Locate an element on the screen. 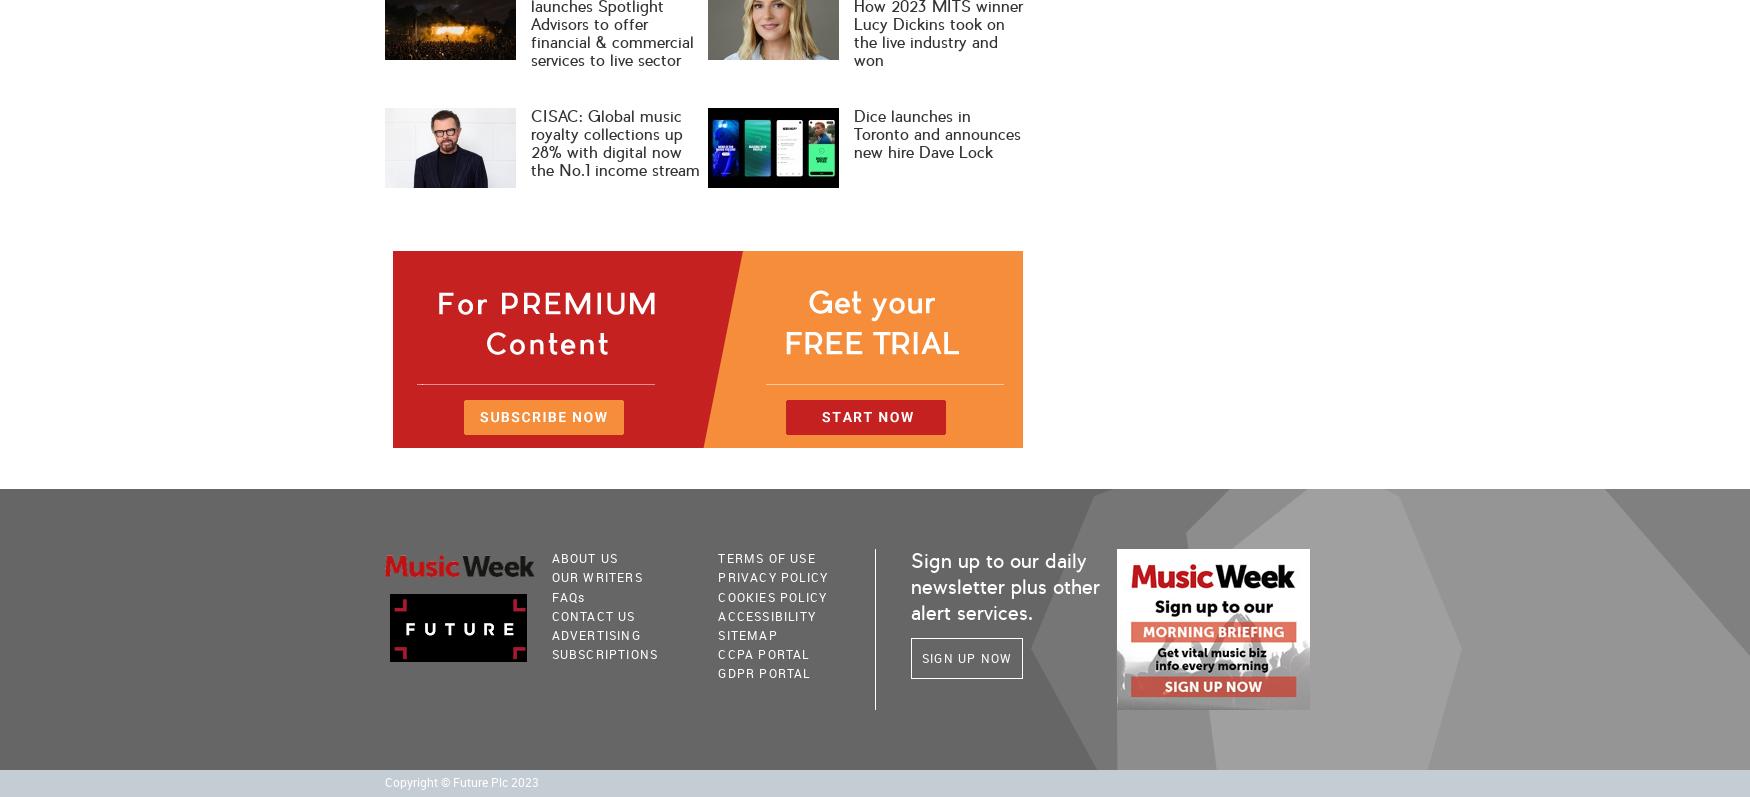  'Our Writers' is located at coordinates (596, 576).